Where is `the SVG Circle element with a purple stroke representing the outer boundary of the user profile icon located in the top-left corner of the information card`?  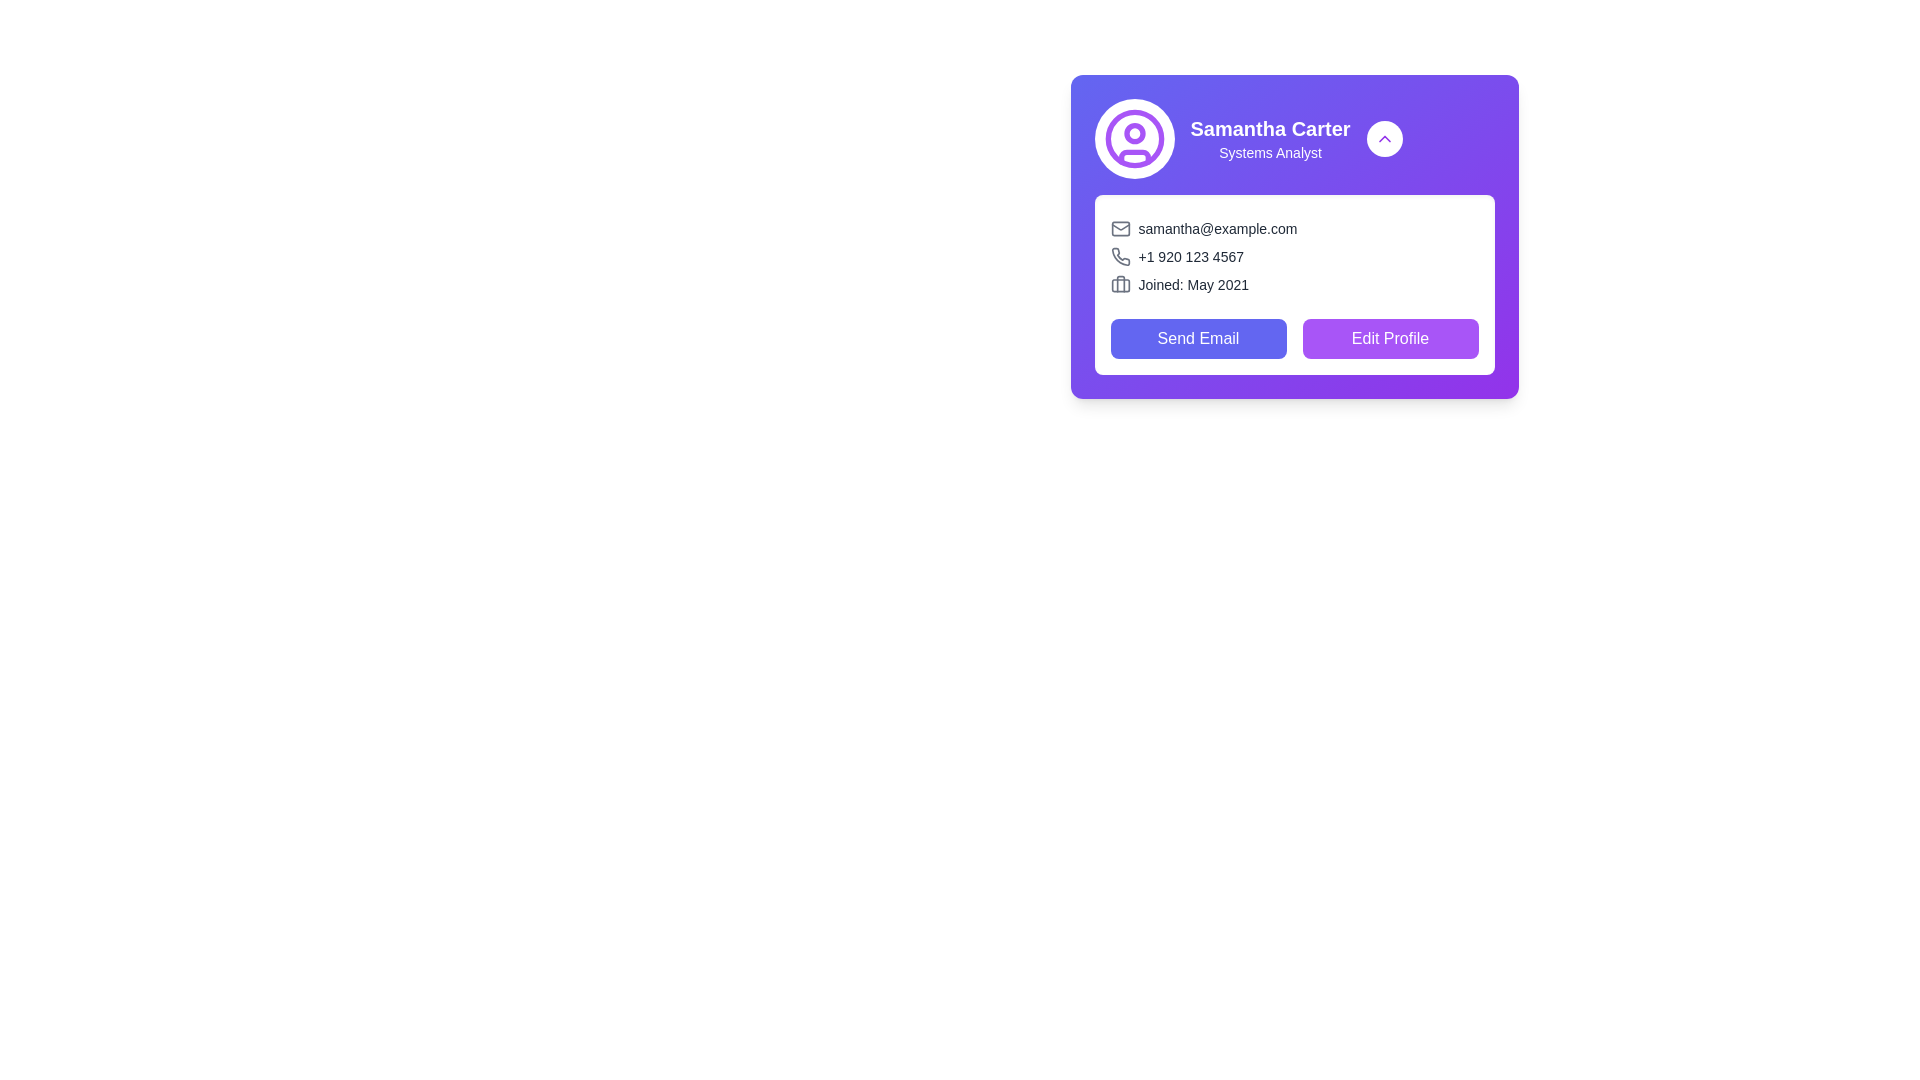 the SVG Circle element with a purple stroke representing the outer boundary of the user profile icon located in the top-left corner of the information card is located at coordinates (1134, 137).